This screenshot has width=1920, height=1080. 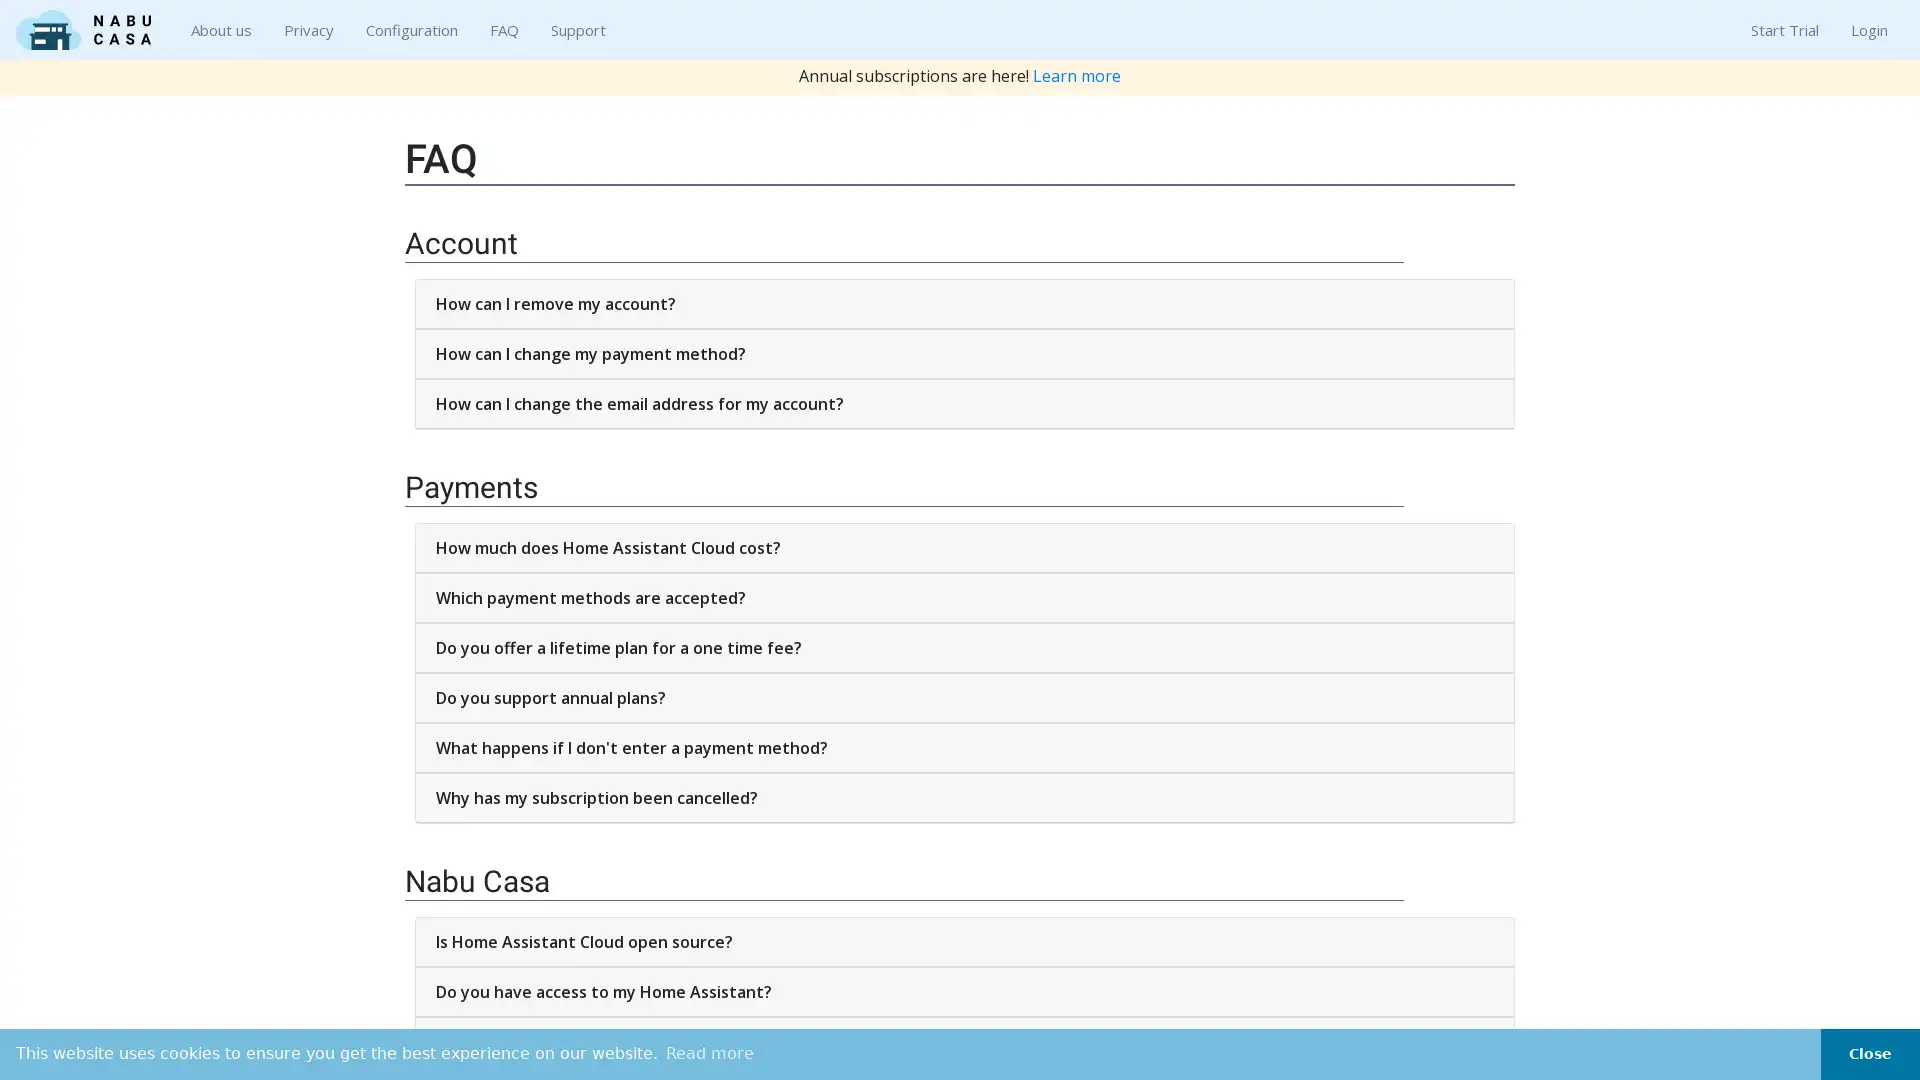 What do you see at coordinates (964, 941) in the screenshot?
I see `Is Home Assistant Cloud open source?` at bounding box center [964, 941].